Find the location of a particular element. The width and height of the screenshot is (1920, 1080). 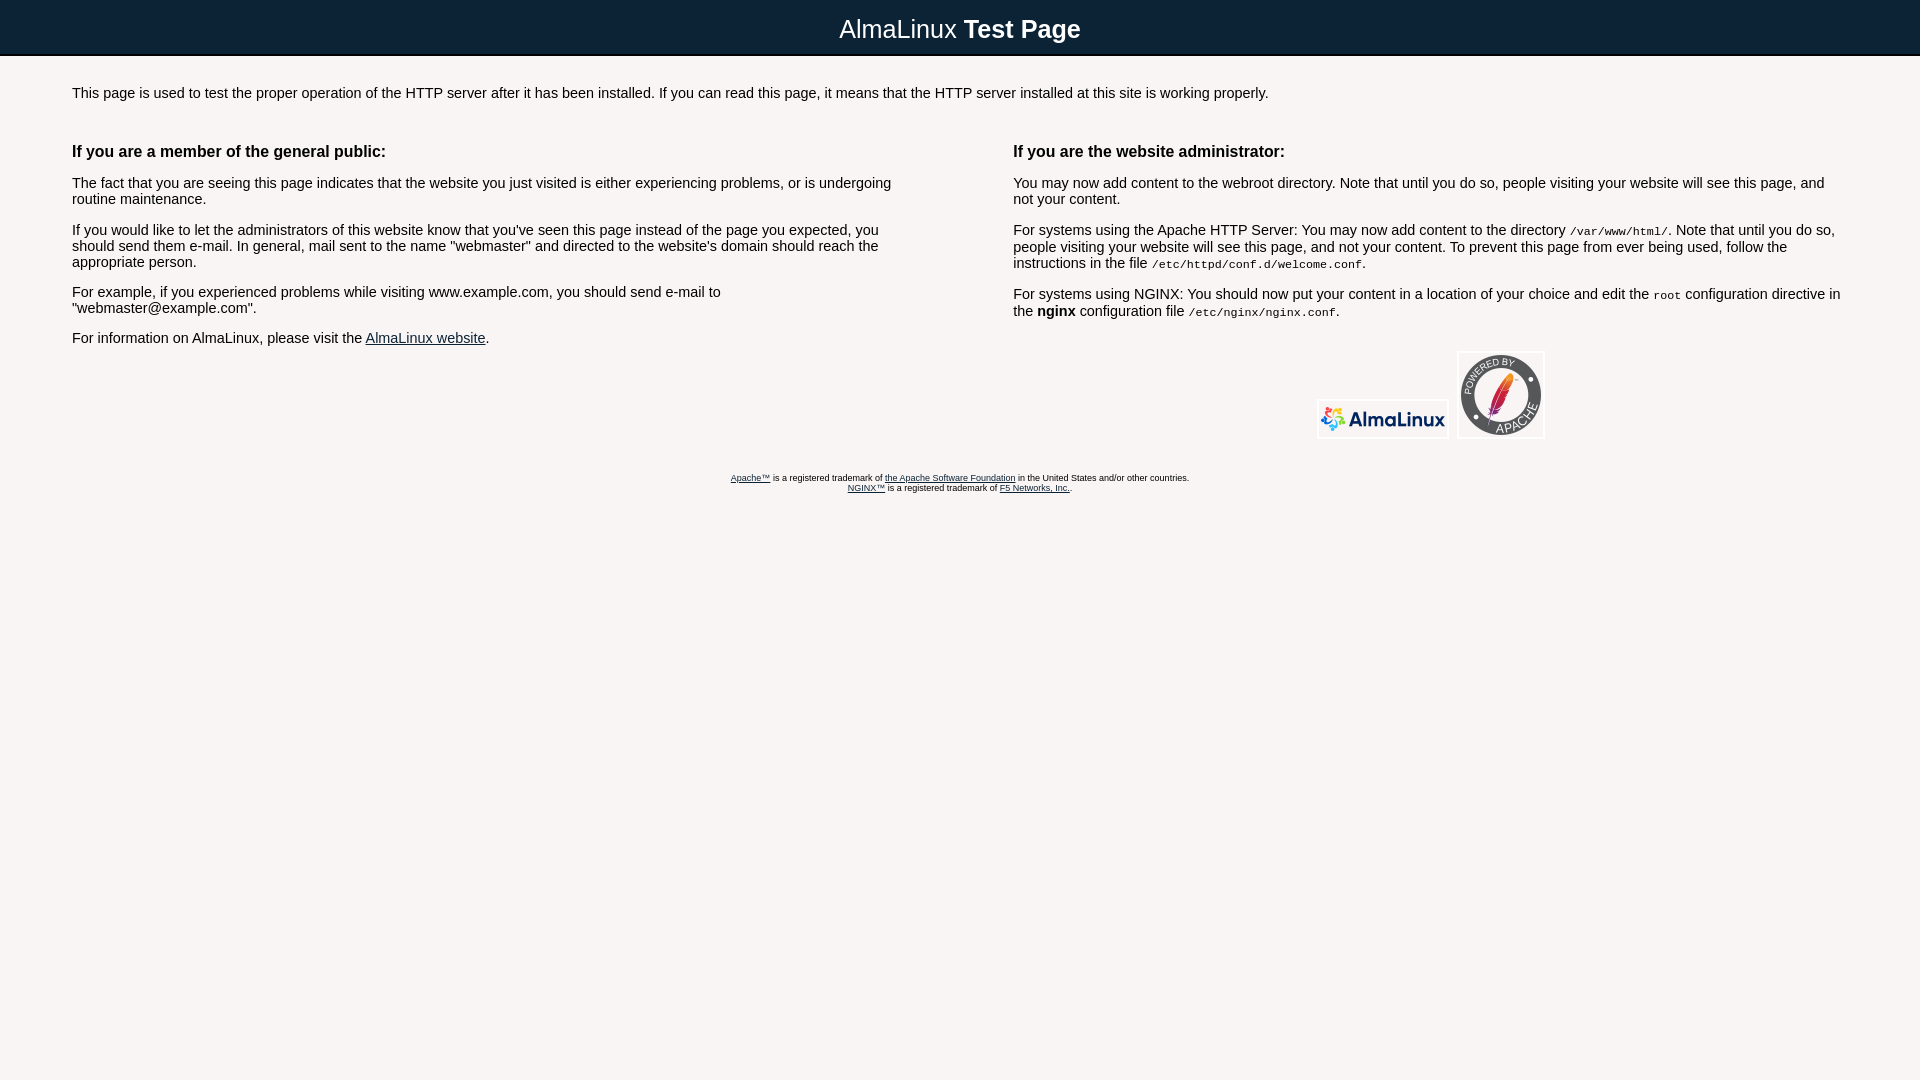

'AlmaLinux website' is located at coordinates (425, 337).